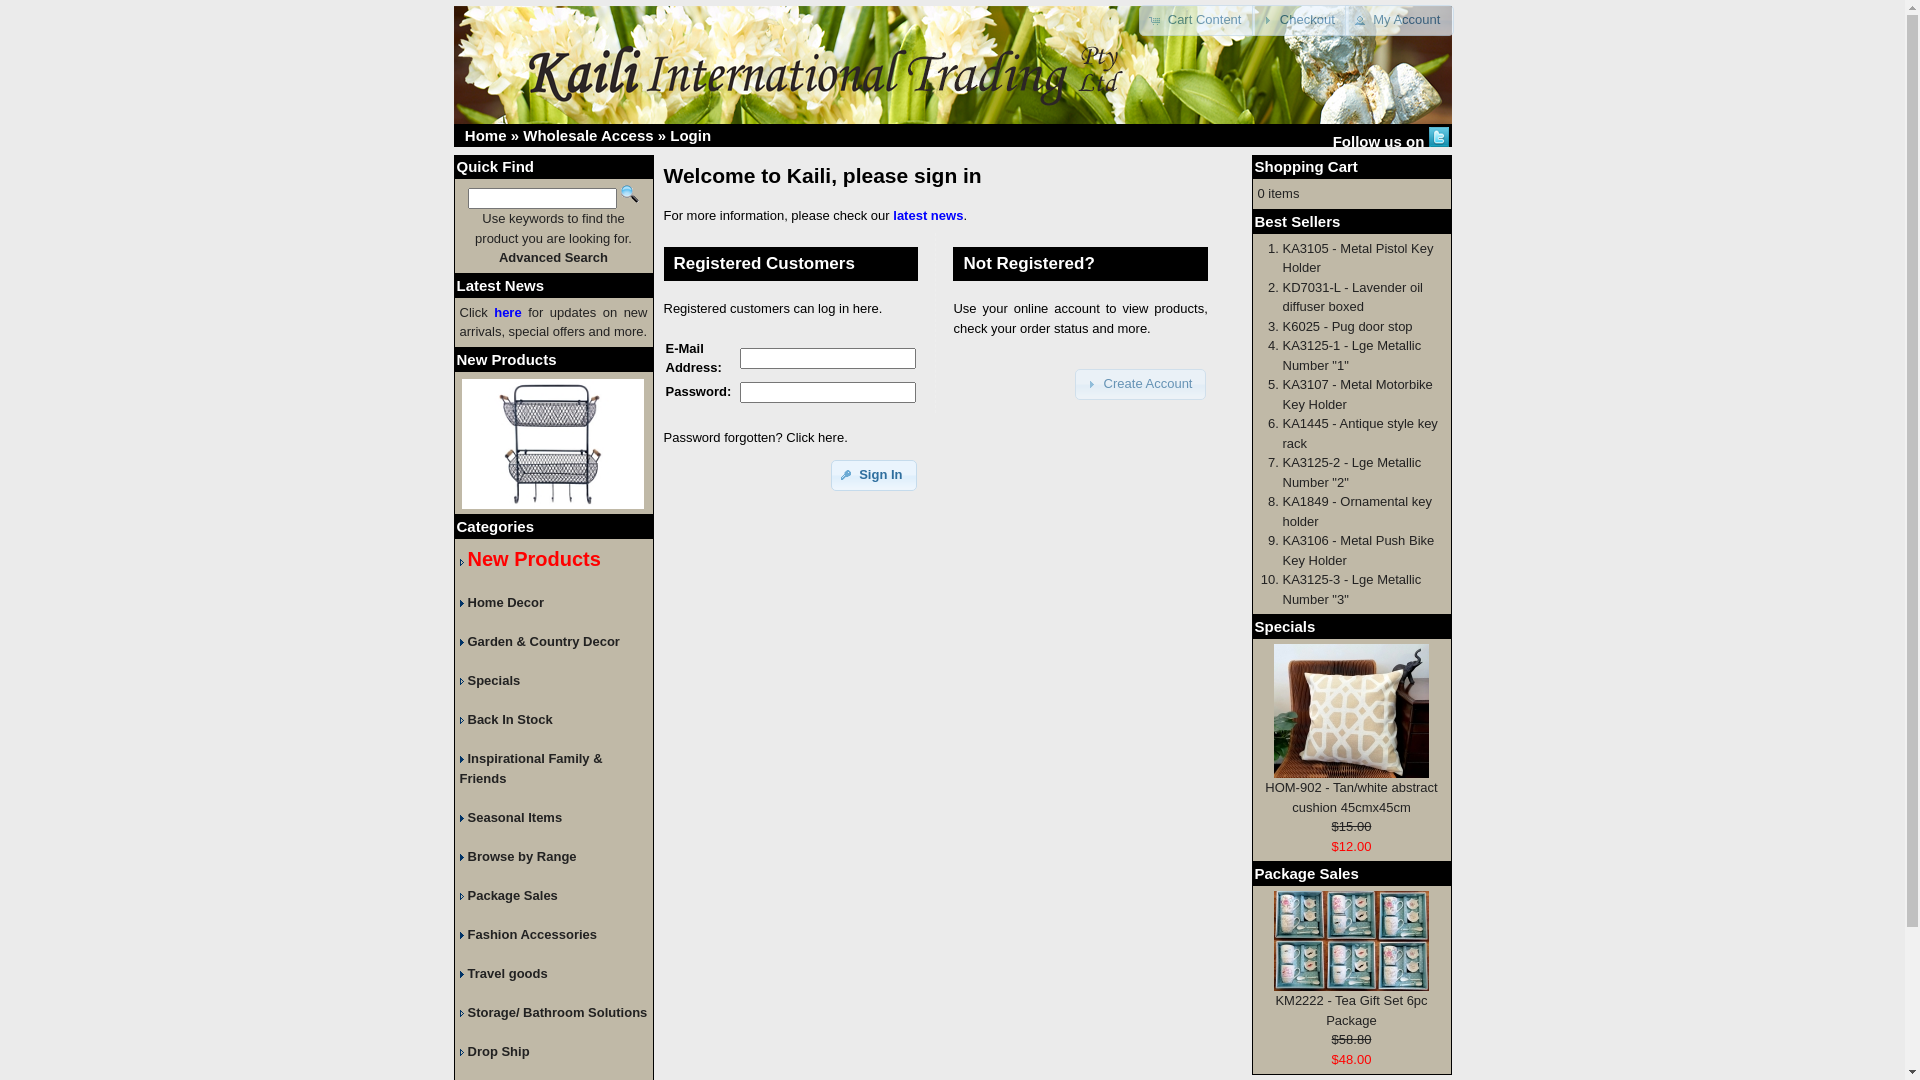  What do you see at coordinates (530, 561) in the screenshot?
I see `'New Products'` at bounding box center [530, 561].